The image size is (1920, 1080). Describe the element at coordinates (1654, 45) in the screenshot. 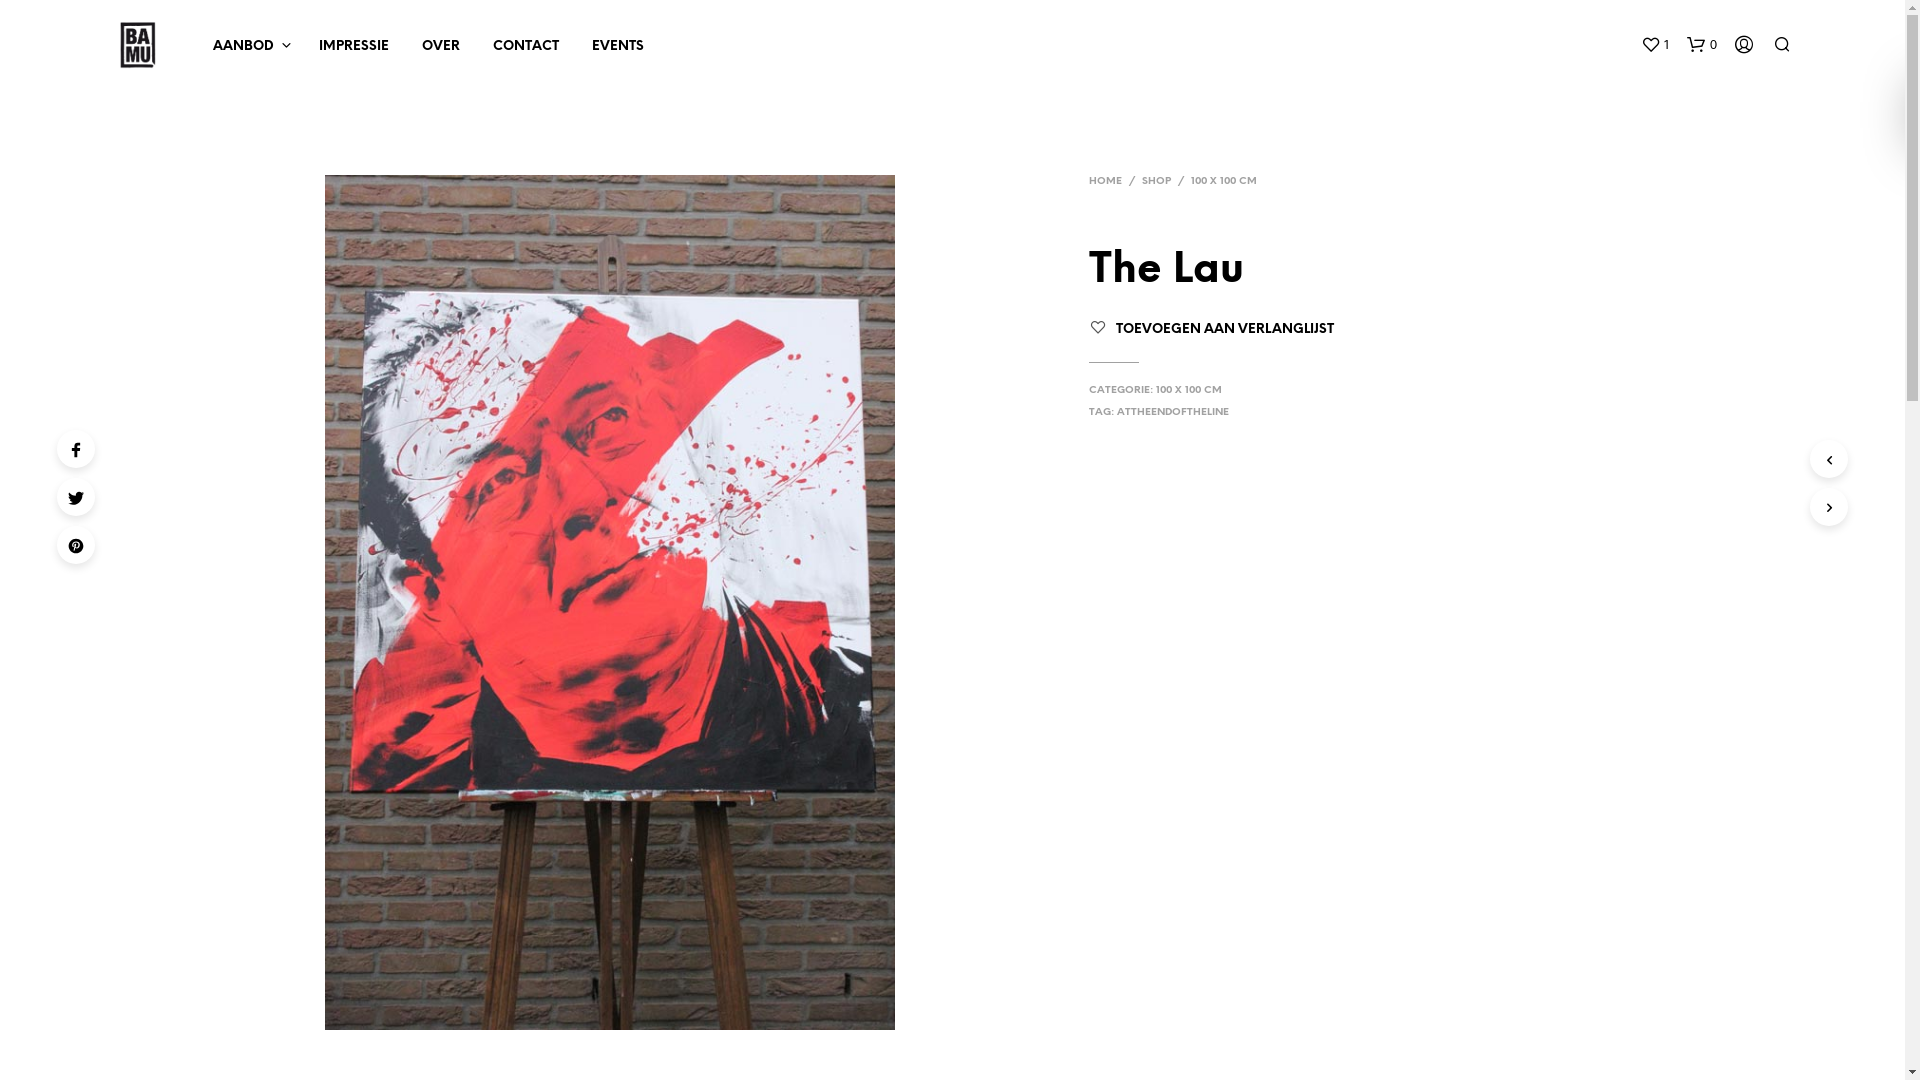

I see `'1'` at that location.